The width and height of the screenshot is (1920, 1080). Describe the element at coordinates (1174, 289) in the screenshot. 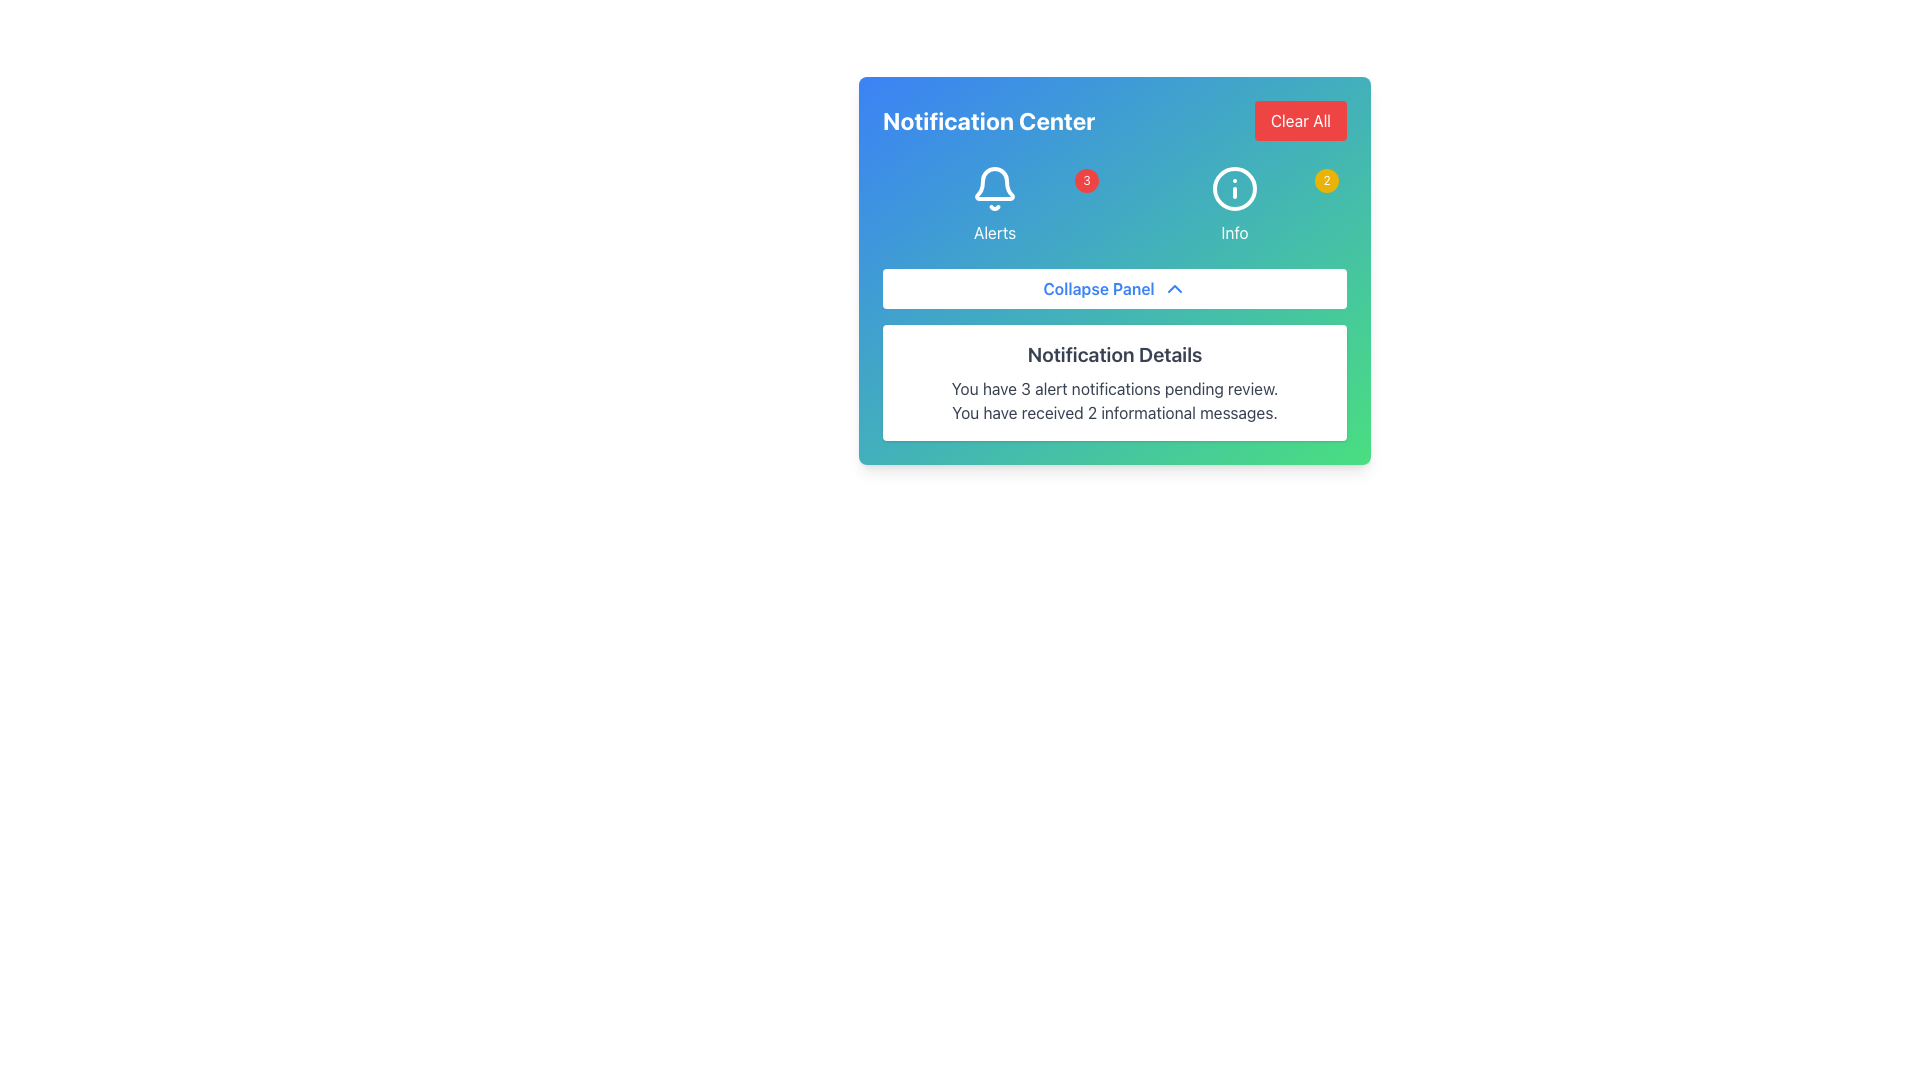

I see `the upward-pointing blue chevron icon located to the right of the 'Collapse Panel' text to receive visual feedback` at that location.